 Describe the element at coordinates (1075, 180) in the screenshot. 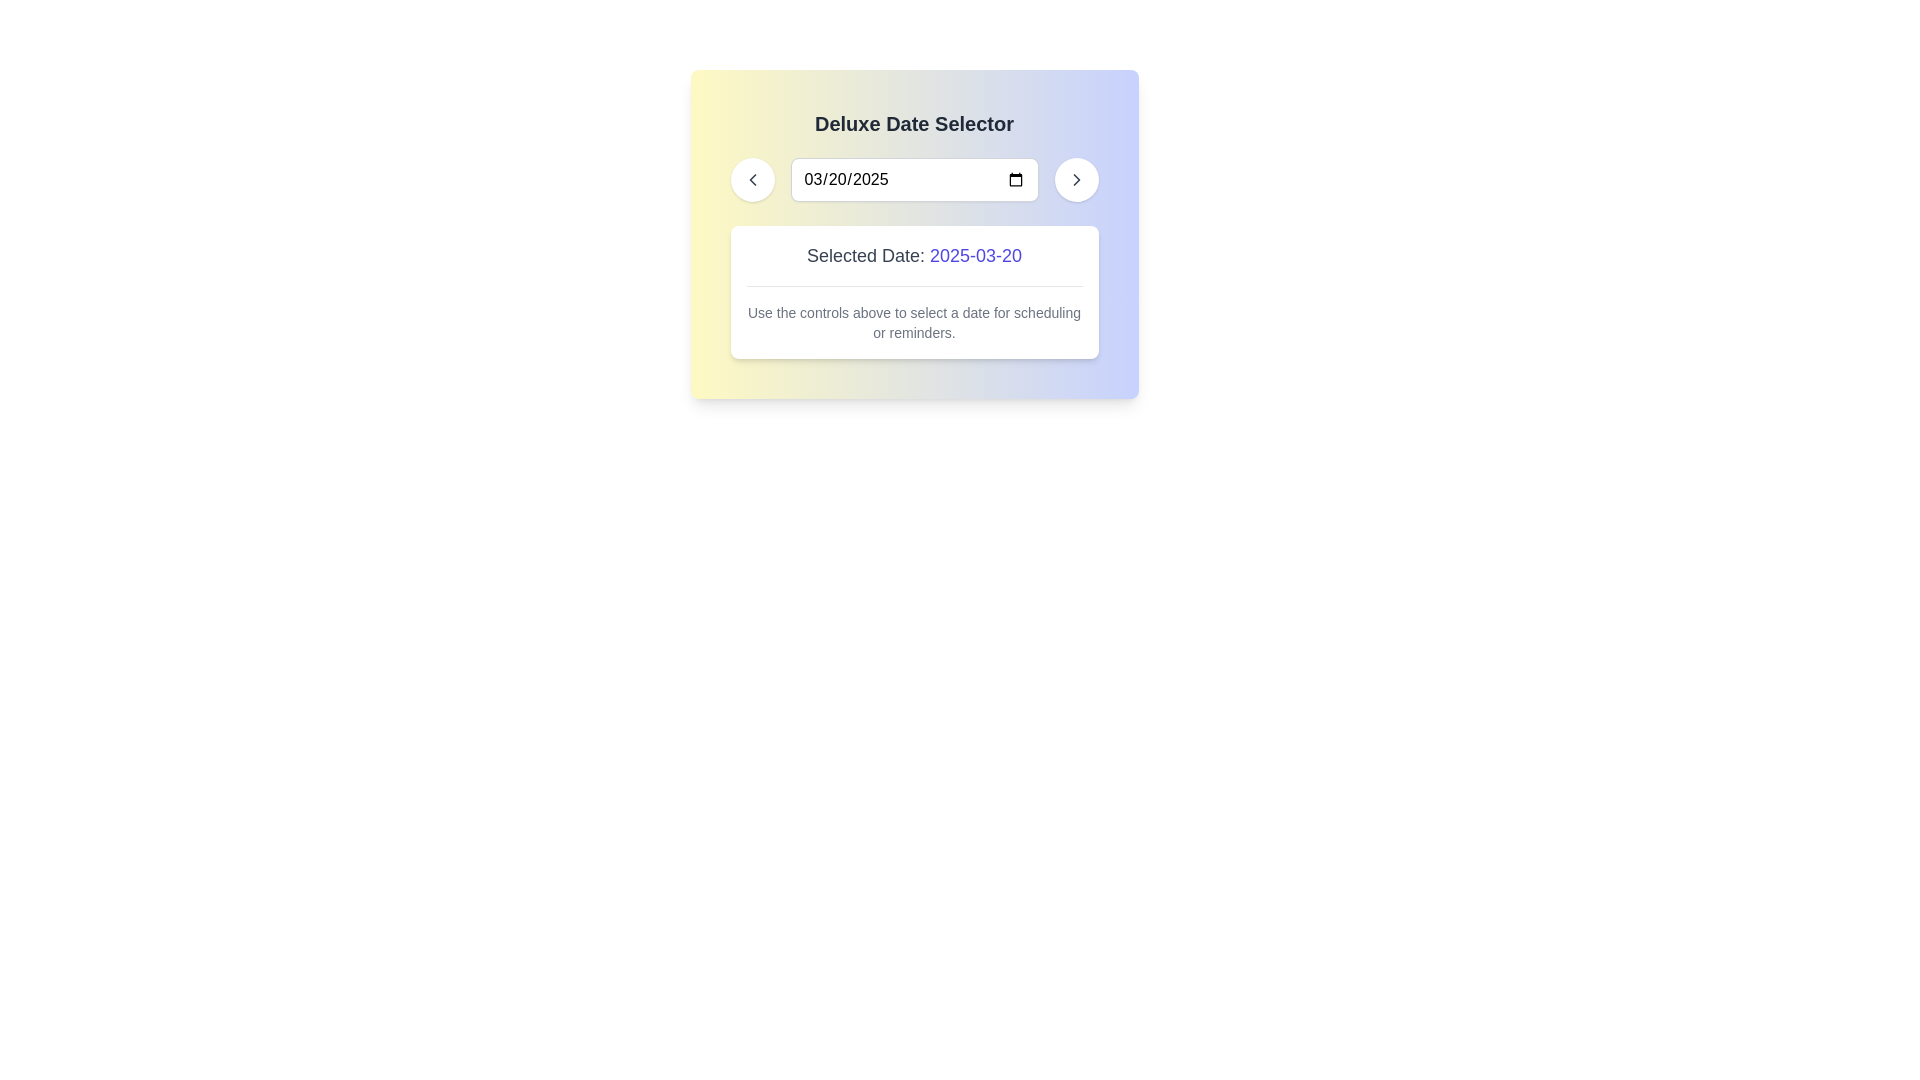

I see `the Chevron Right icon inside the circular button located at the far-right end of the top row of controls in the date selector interface to observe potential visual feedback` at that location.